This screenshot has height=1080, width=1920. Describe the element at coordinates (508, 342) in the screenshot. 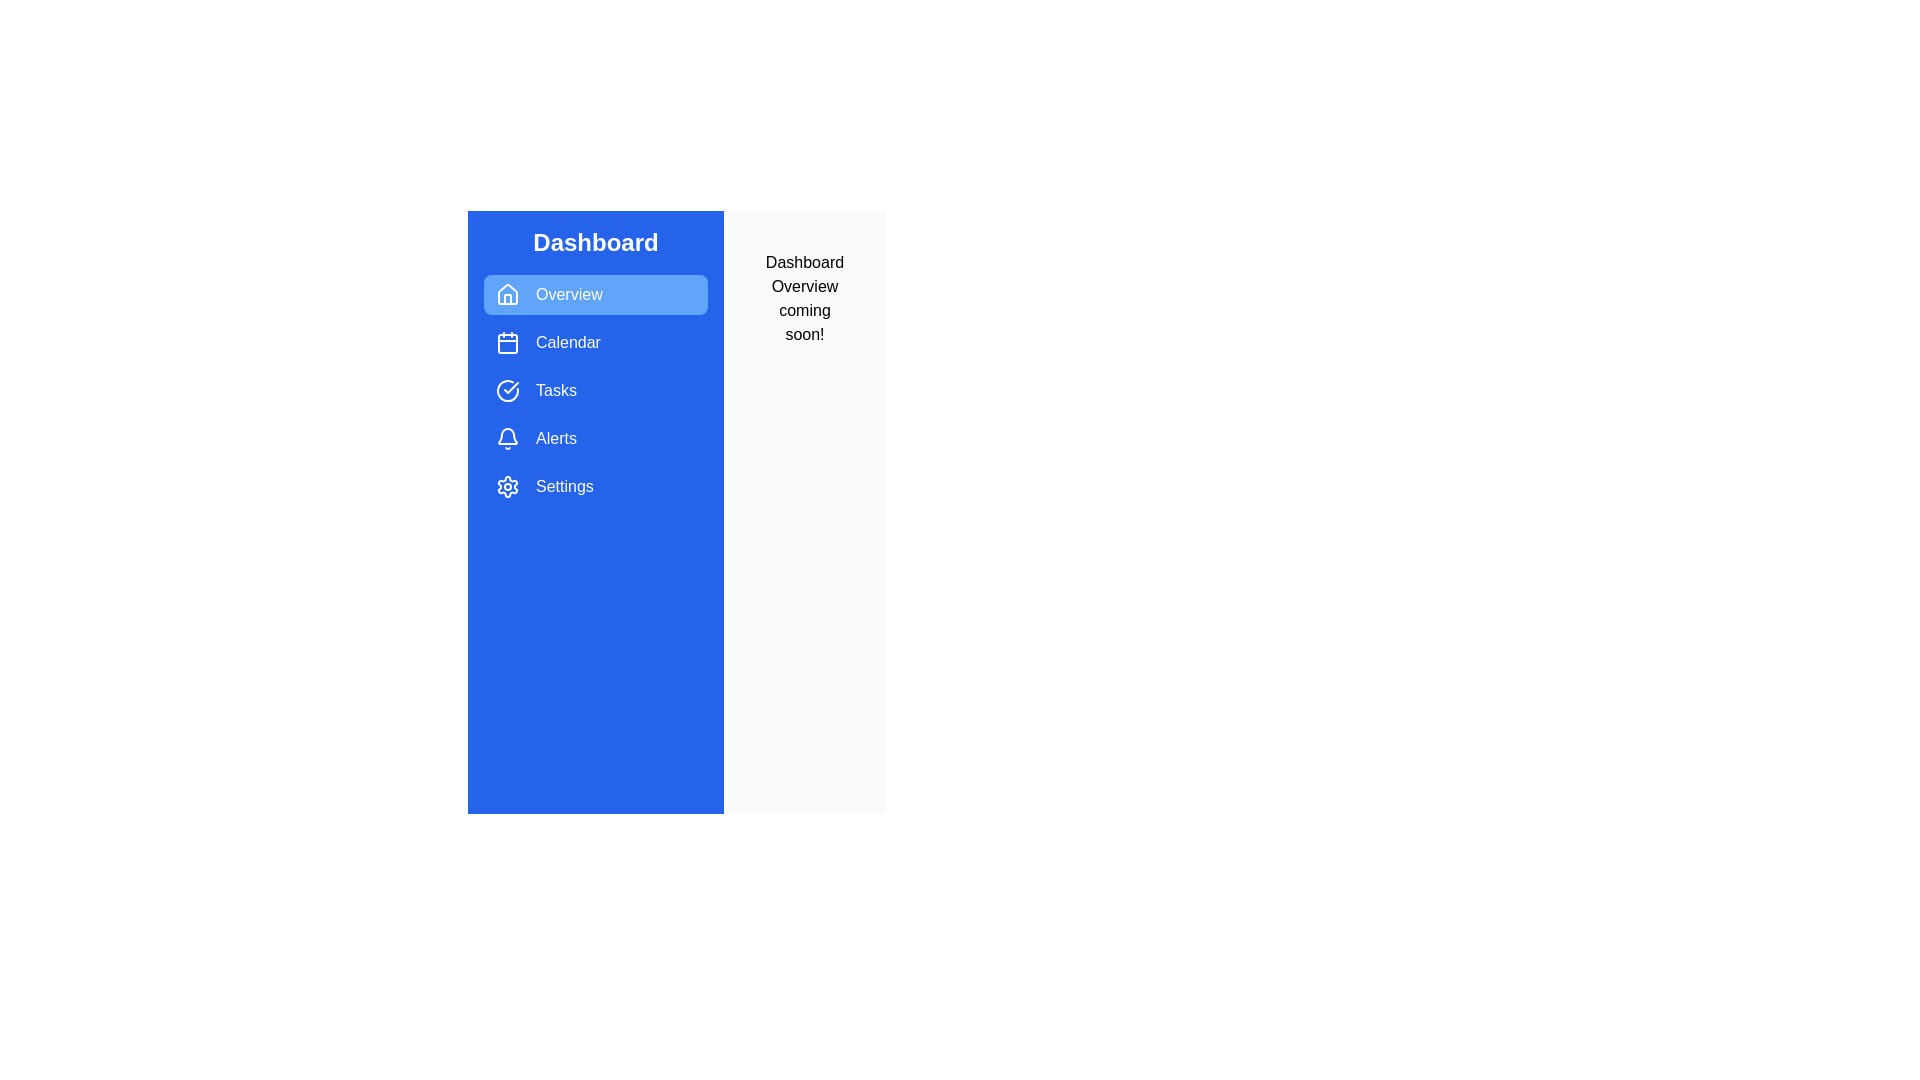

I see `the SVG rectangle element with rounded corners, which is located within the calendar icon` at that location.